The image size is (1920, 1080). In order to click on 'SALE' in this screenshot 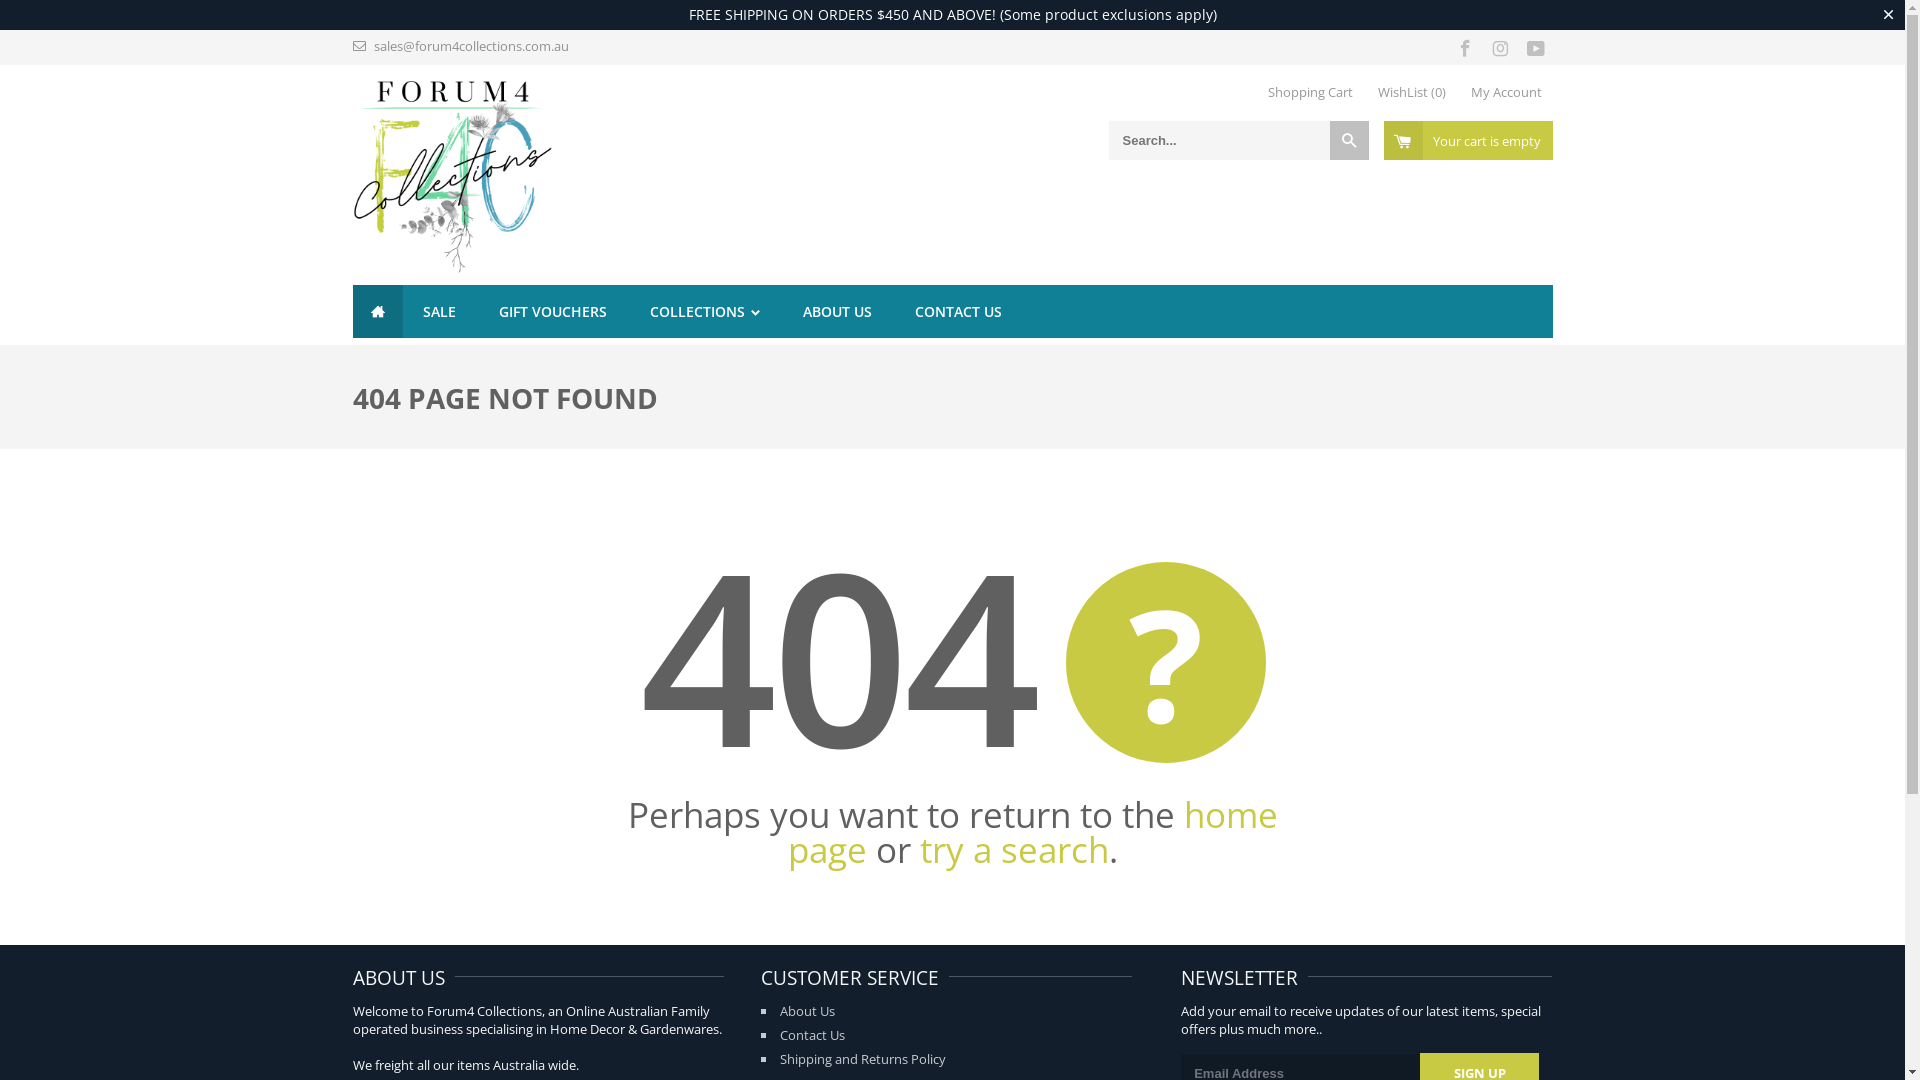, I will do `click(437, 311)`.